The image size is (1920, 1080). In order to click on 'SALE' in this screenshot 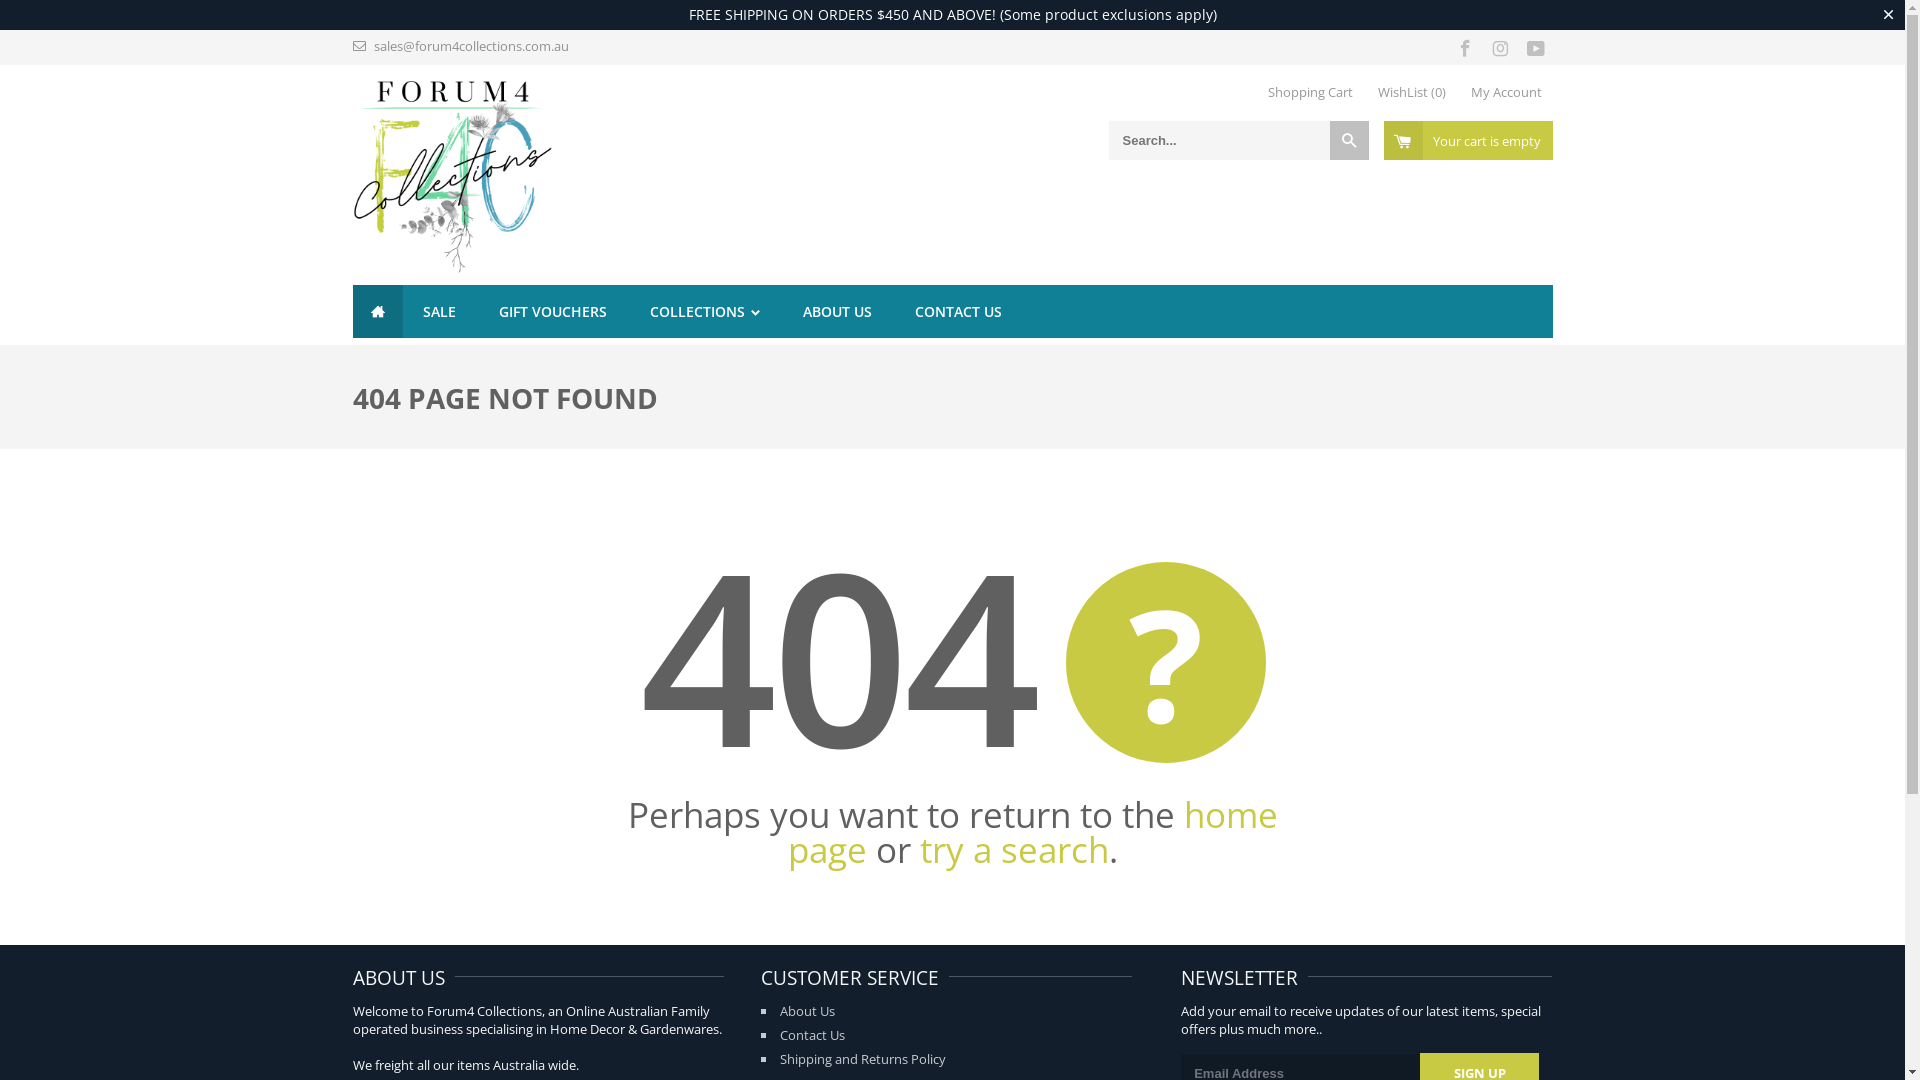, I will do `click(437, 311)`.